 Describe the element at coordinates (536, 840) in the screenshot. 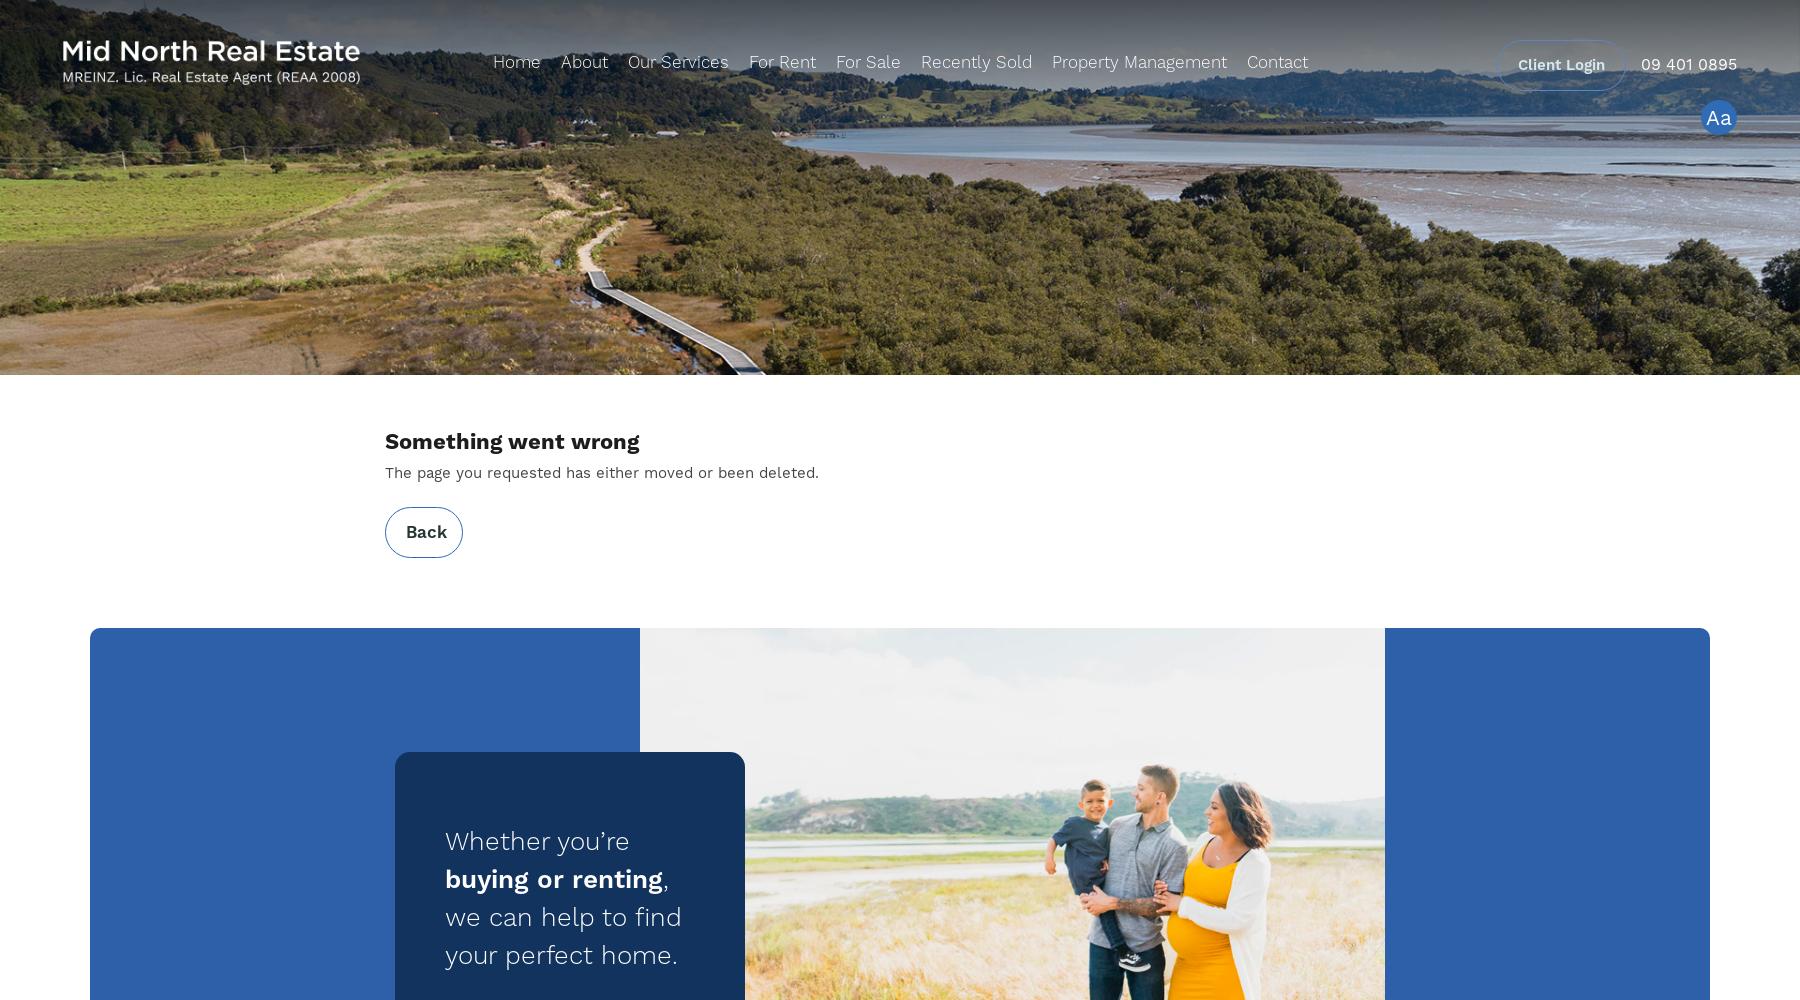

I see `'Whether you’re'` at that location.